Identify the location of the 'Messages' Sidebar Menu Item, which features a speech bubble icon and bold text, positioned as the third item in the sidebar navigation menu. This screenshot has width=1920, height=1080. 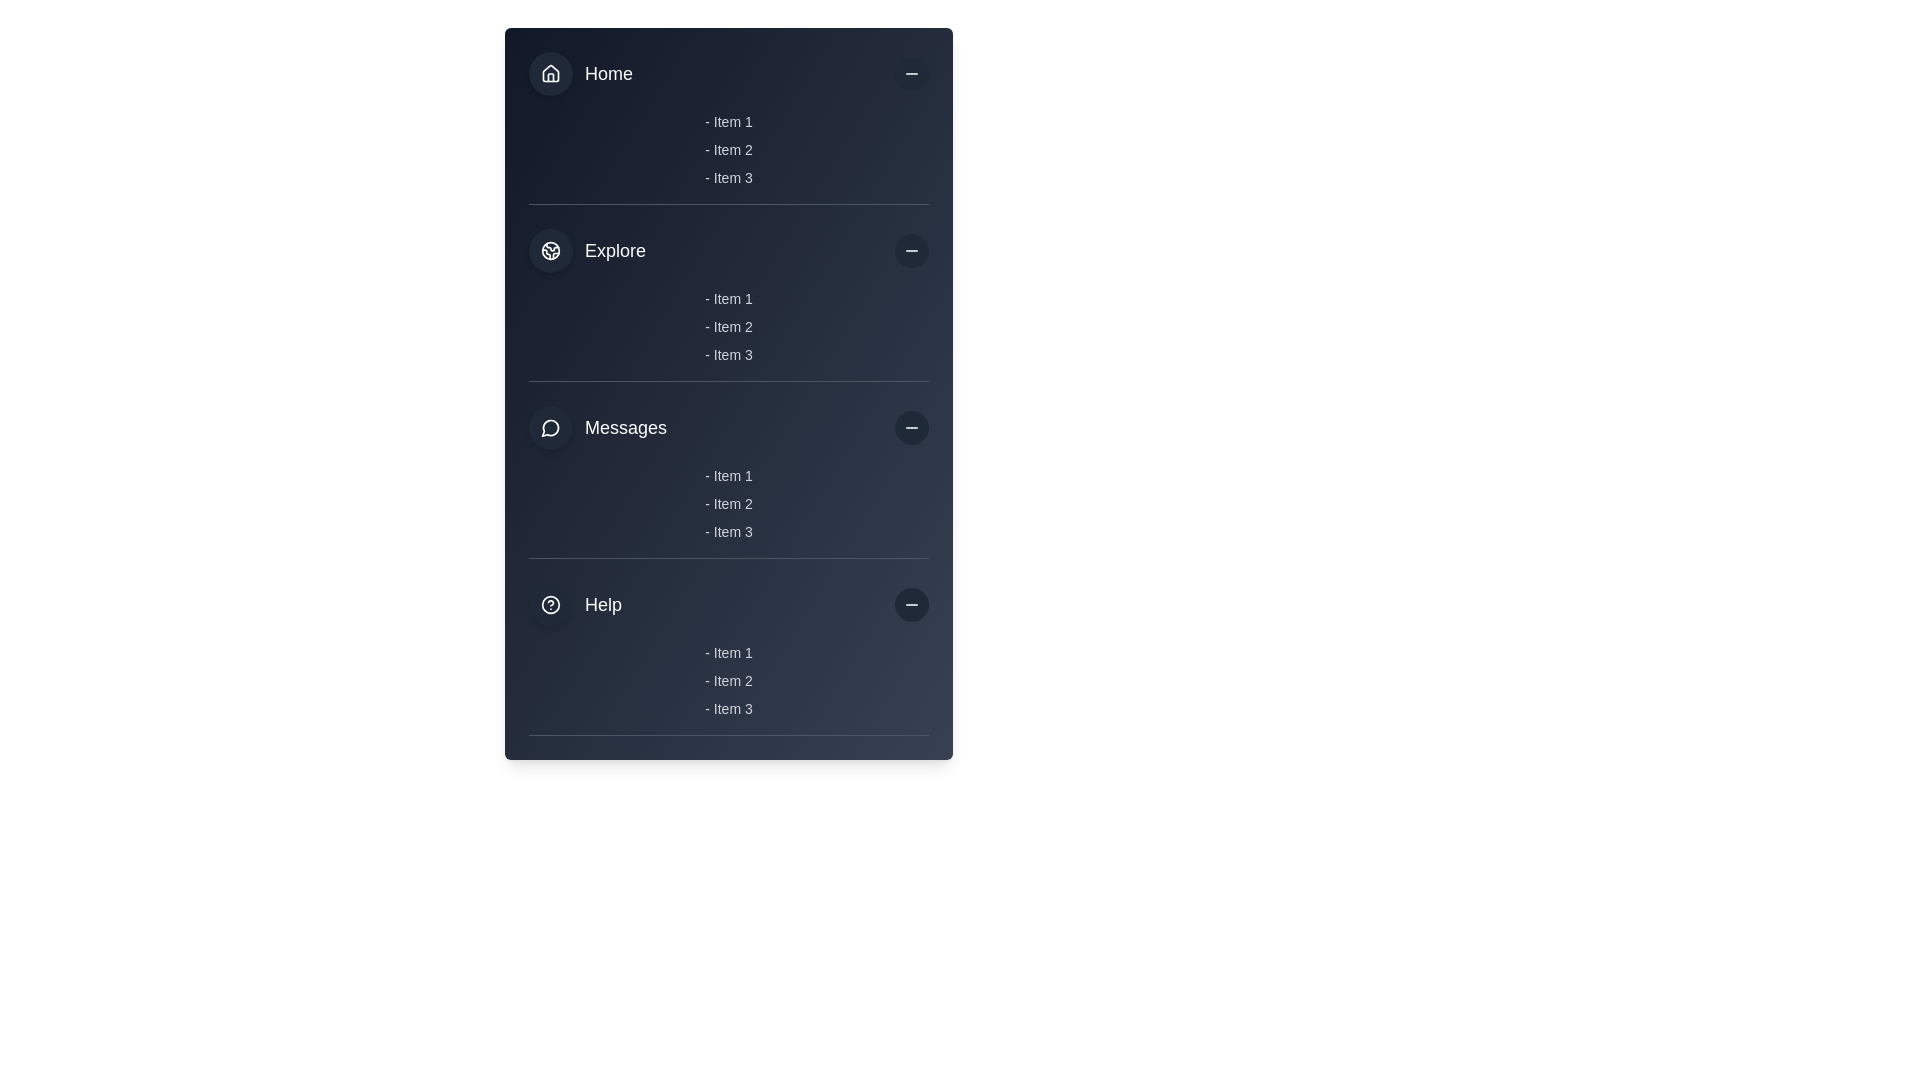
(597, 427).